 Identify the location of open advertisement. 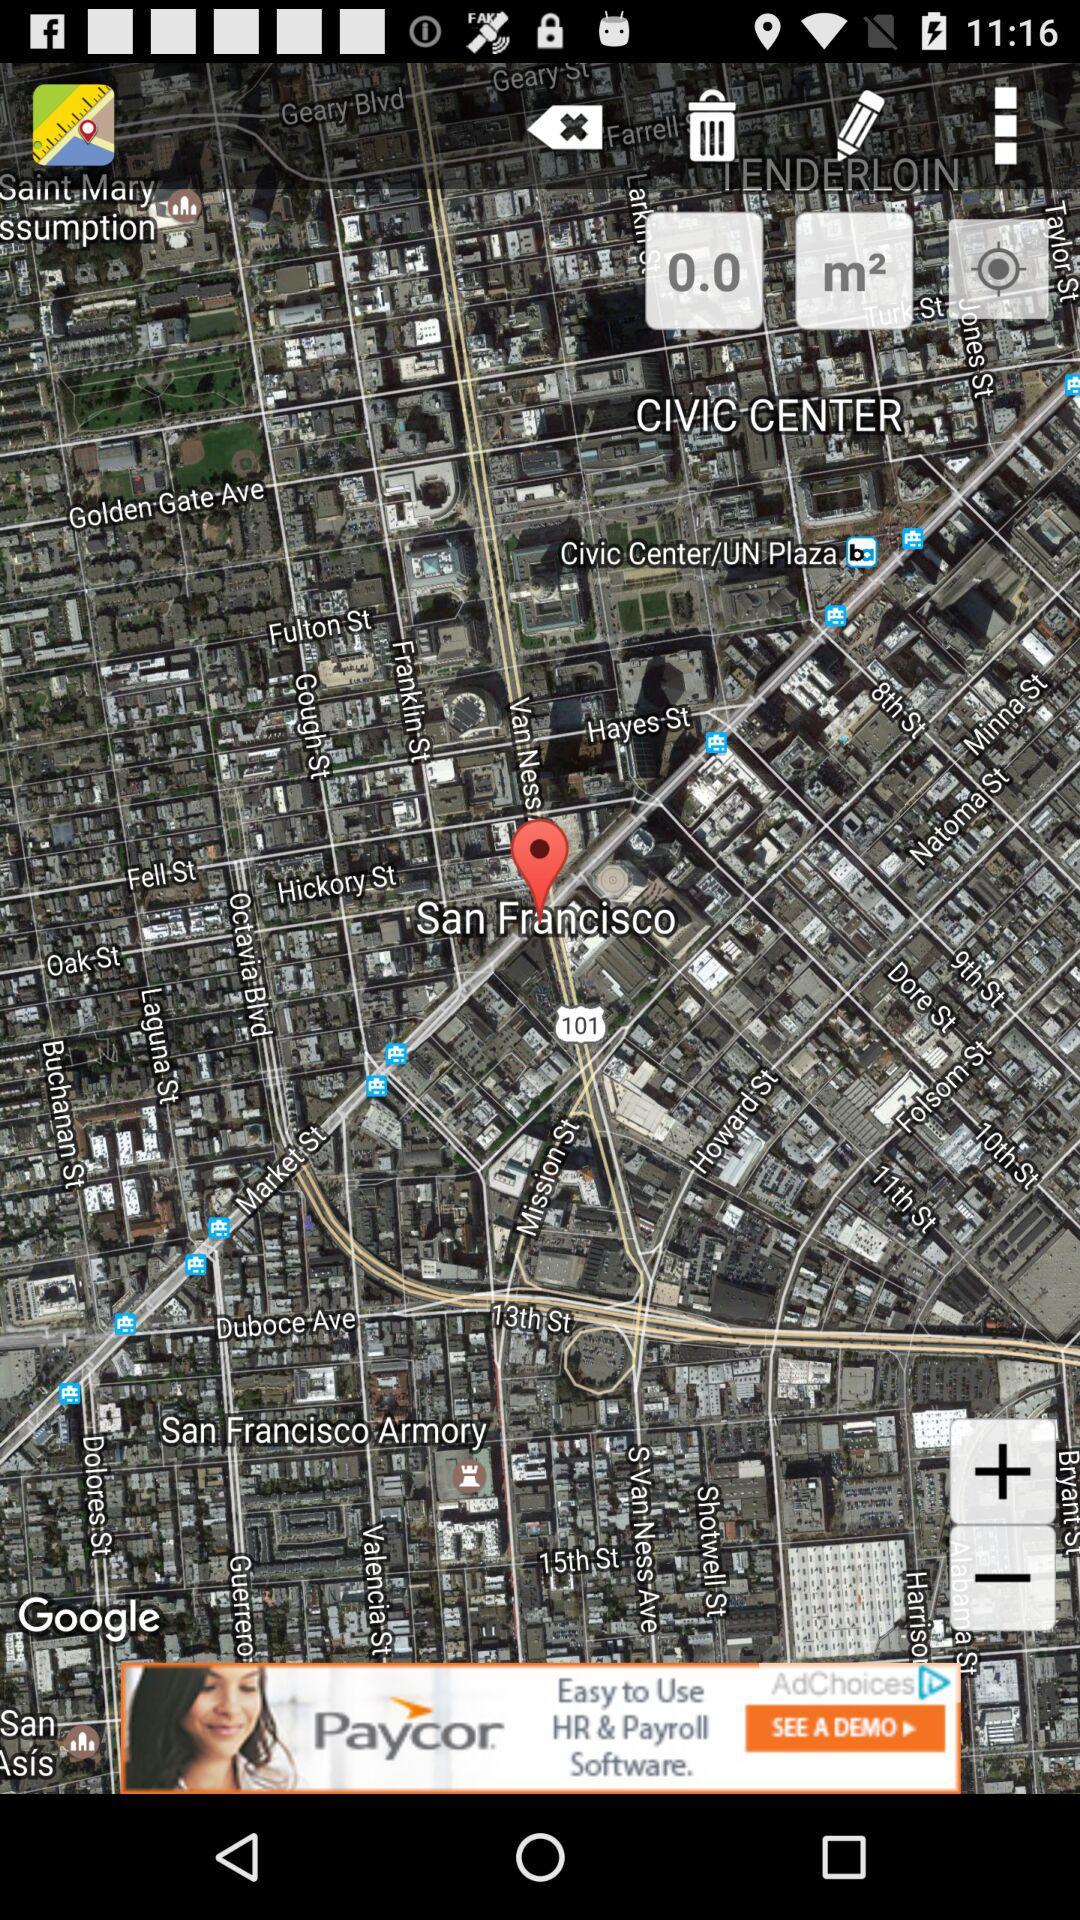
(540, 1727).